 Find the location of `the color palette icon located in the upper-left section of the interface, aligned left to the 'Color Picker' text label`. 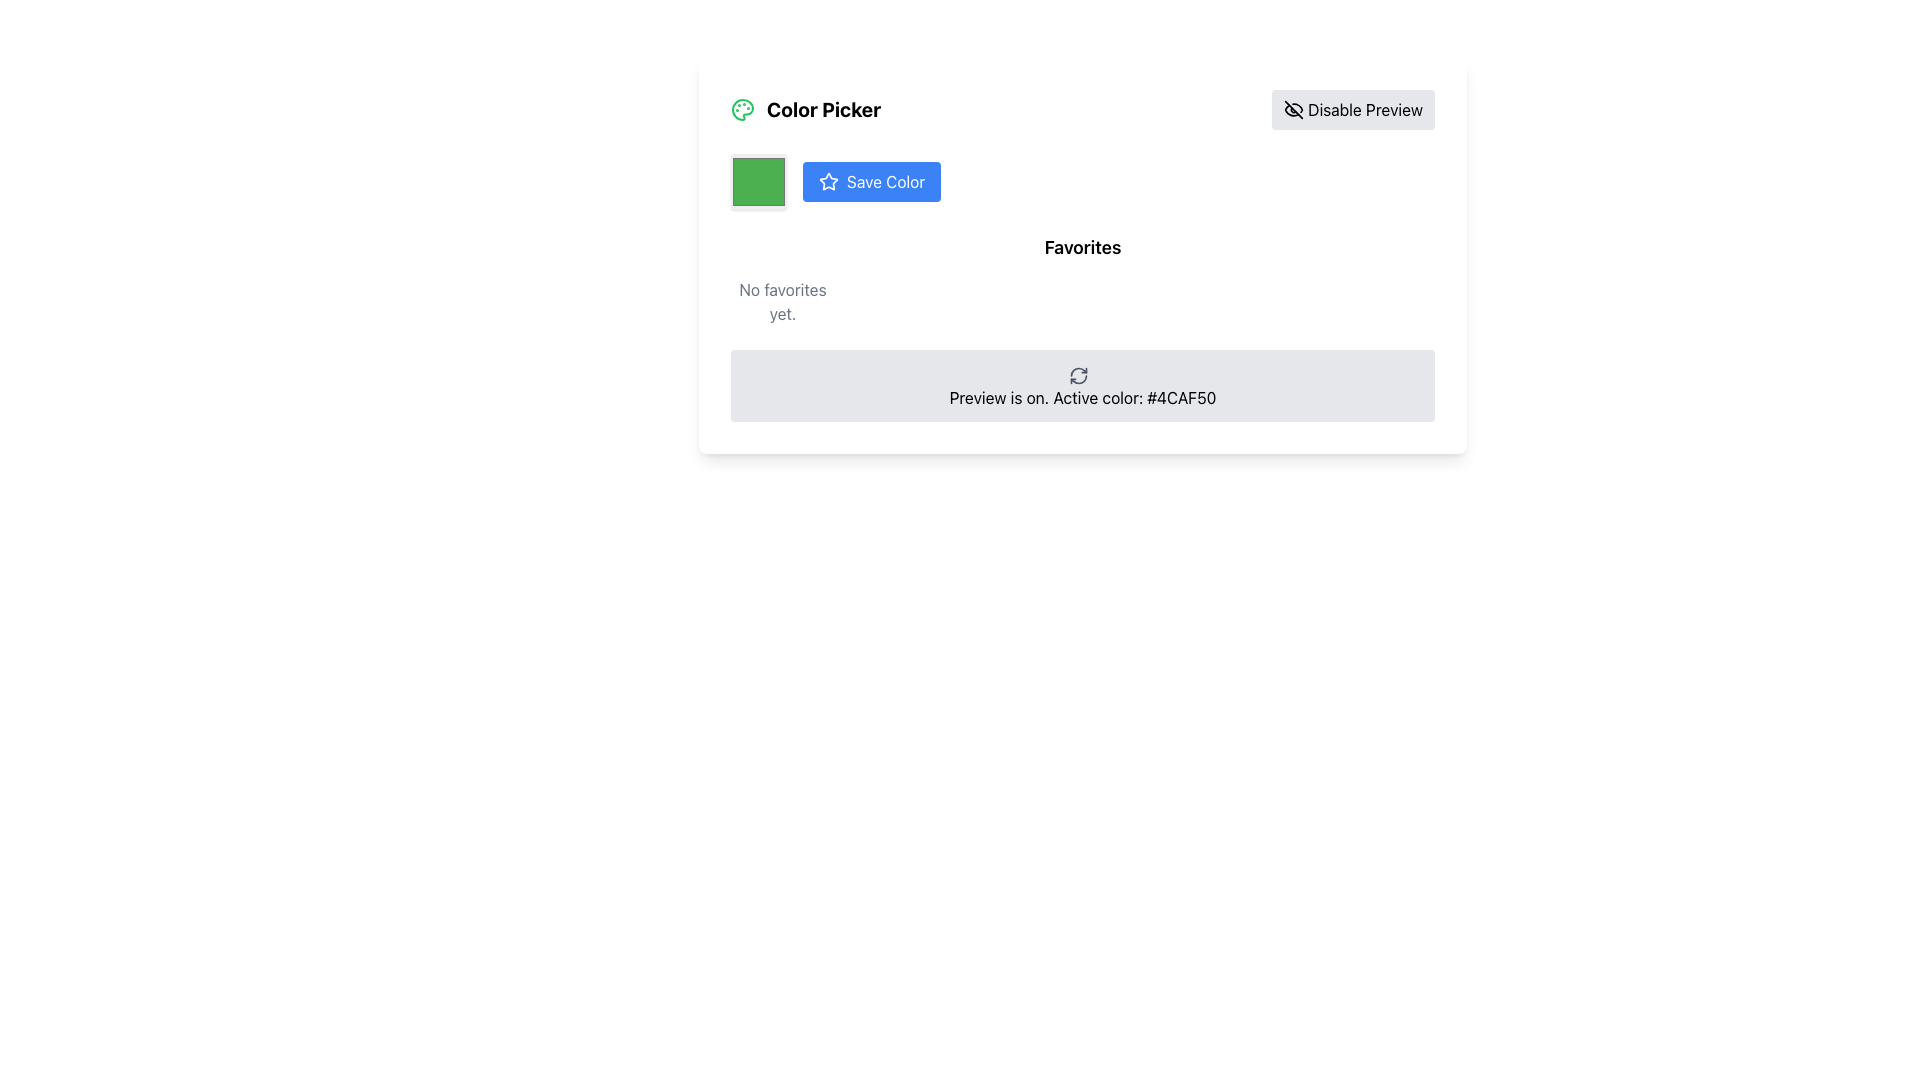

the color palette icon located in the upper-left section of the interface, aligned left to the 'Color Picker' text label is located at coordinates (742, 110).